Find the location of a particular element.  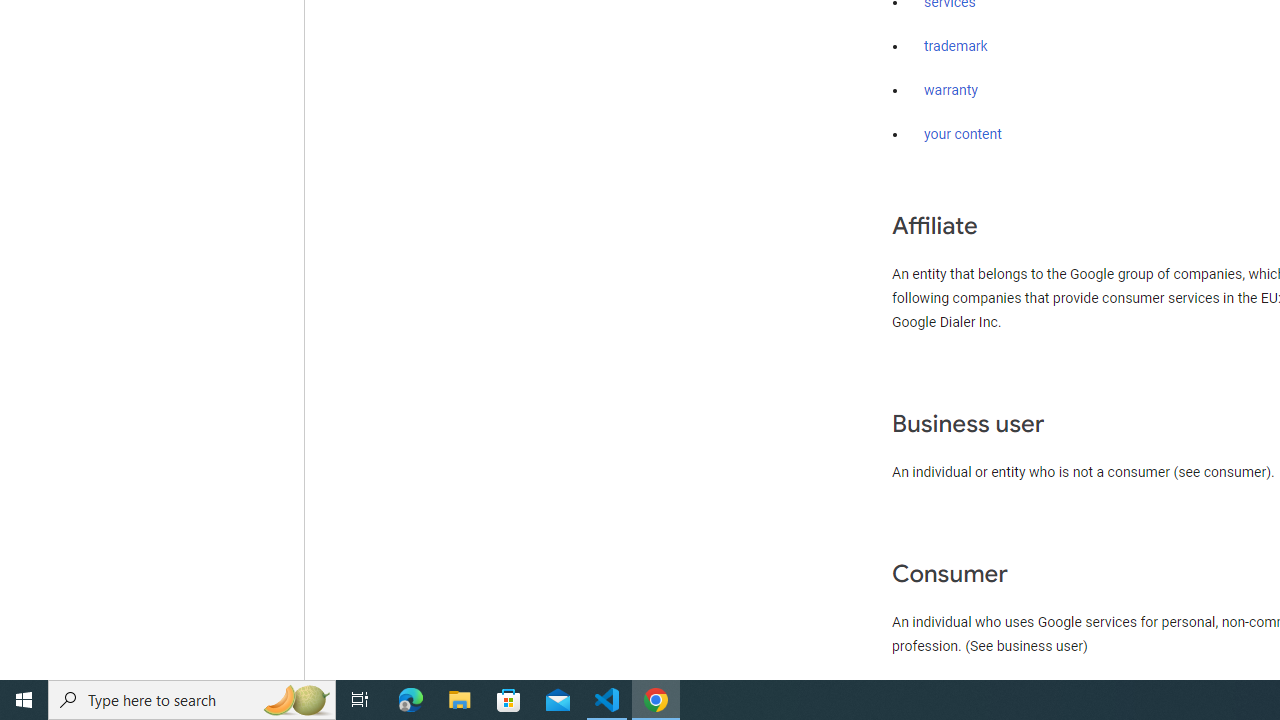

'warranty' is located at coordinates (950, 91).